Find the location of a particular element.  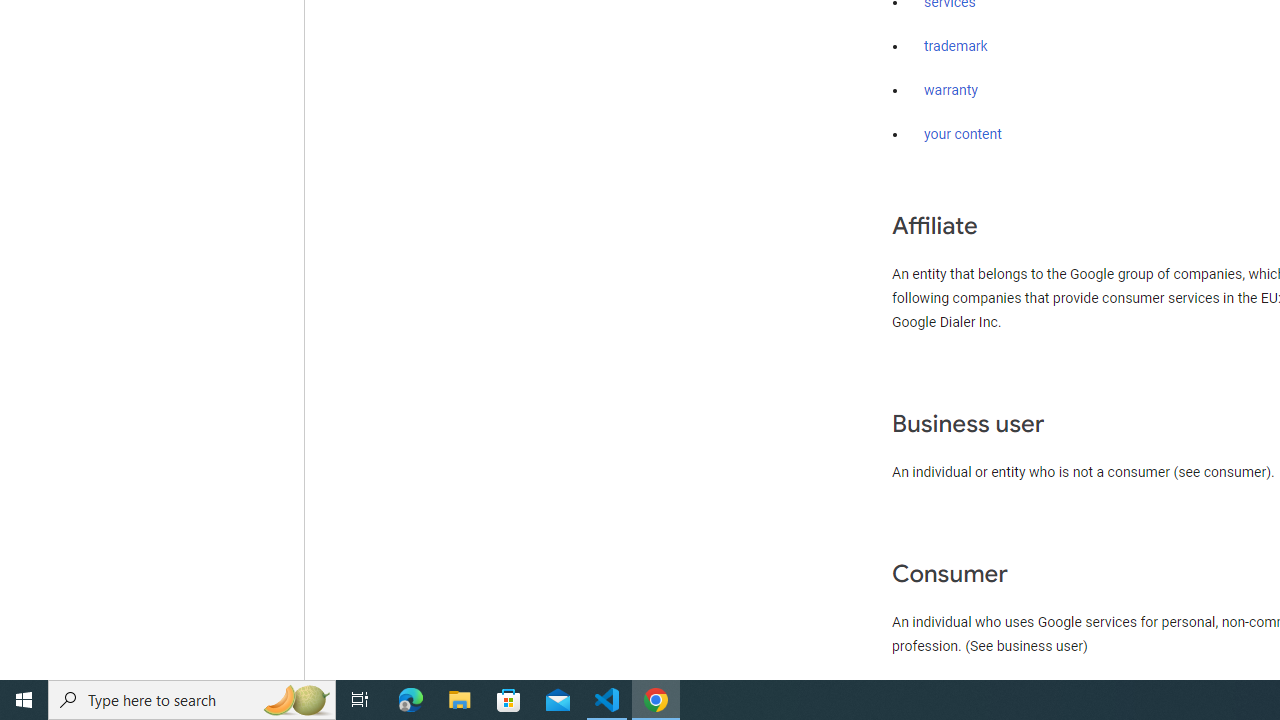

'warranty' is located at coordinates (950, 91).